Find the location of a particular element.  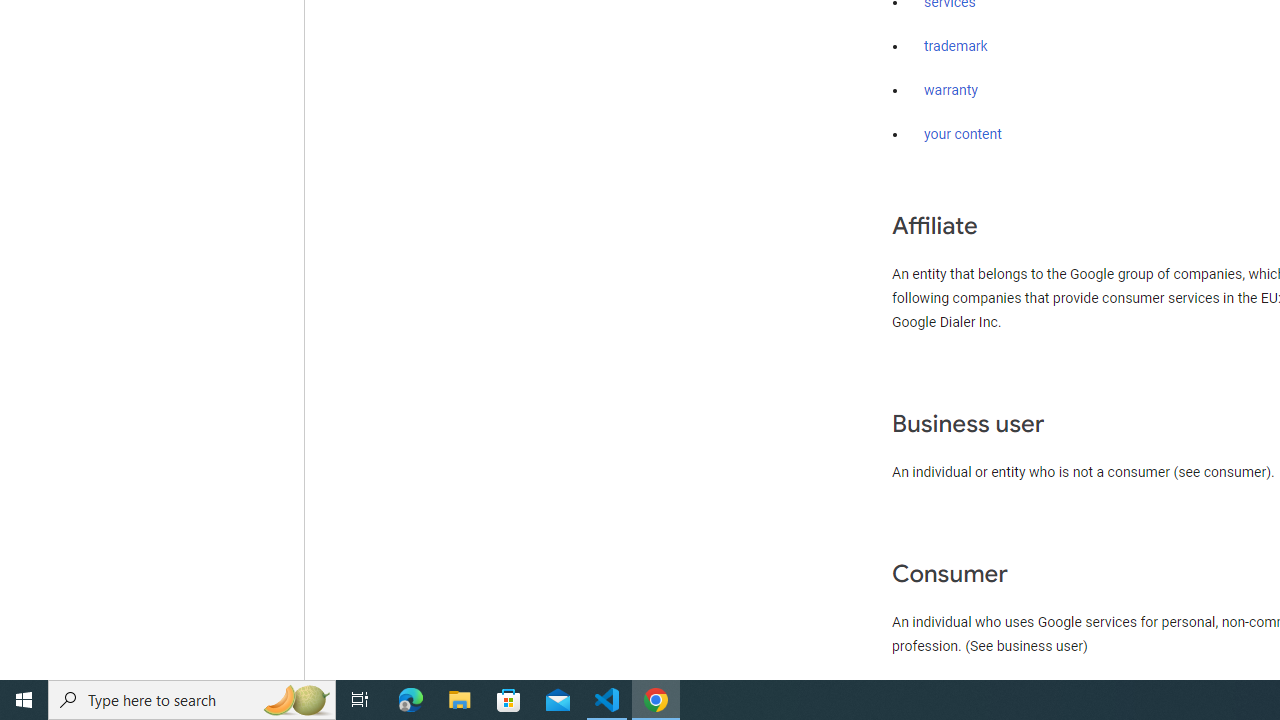

'warranty' is located at coordinates (950, 91).